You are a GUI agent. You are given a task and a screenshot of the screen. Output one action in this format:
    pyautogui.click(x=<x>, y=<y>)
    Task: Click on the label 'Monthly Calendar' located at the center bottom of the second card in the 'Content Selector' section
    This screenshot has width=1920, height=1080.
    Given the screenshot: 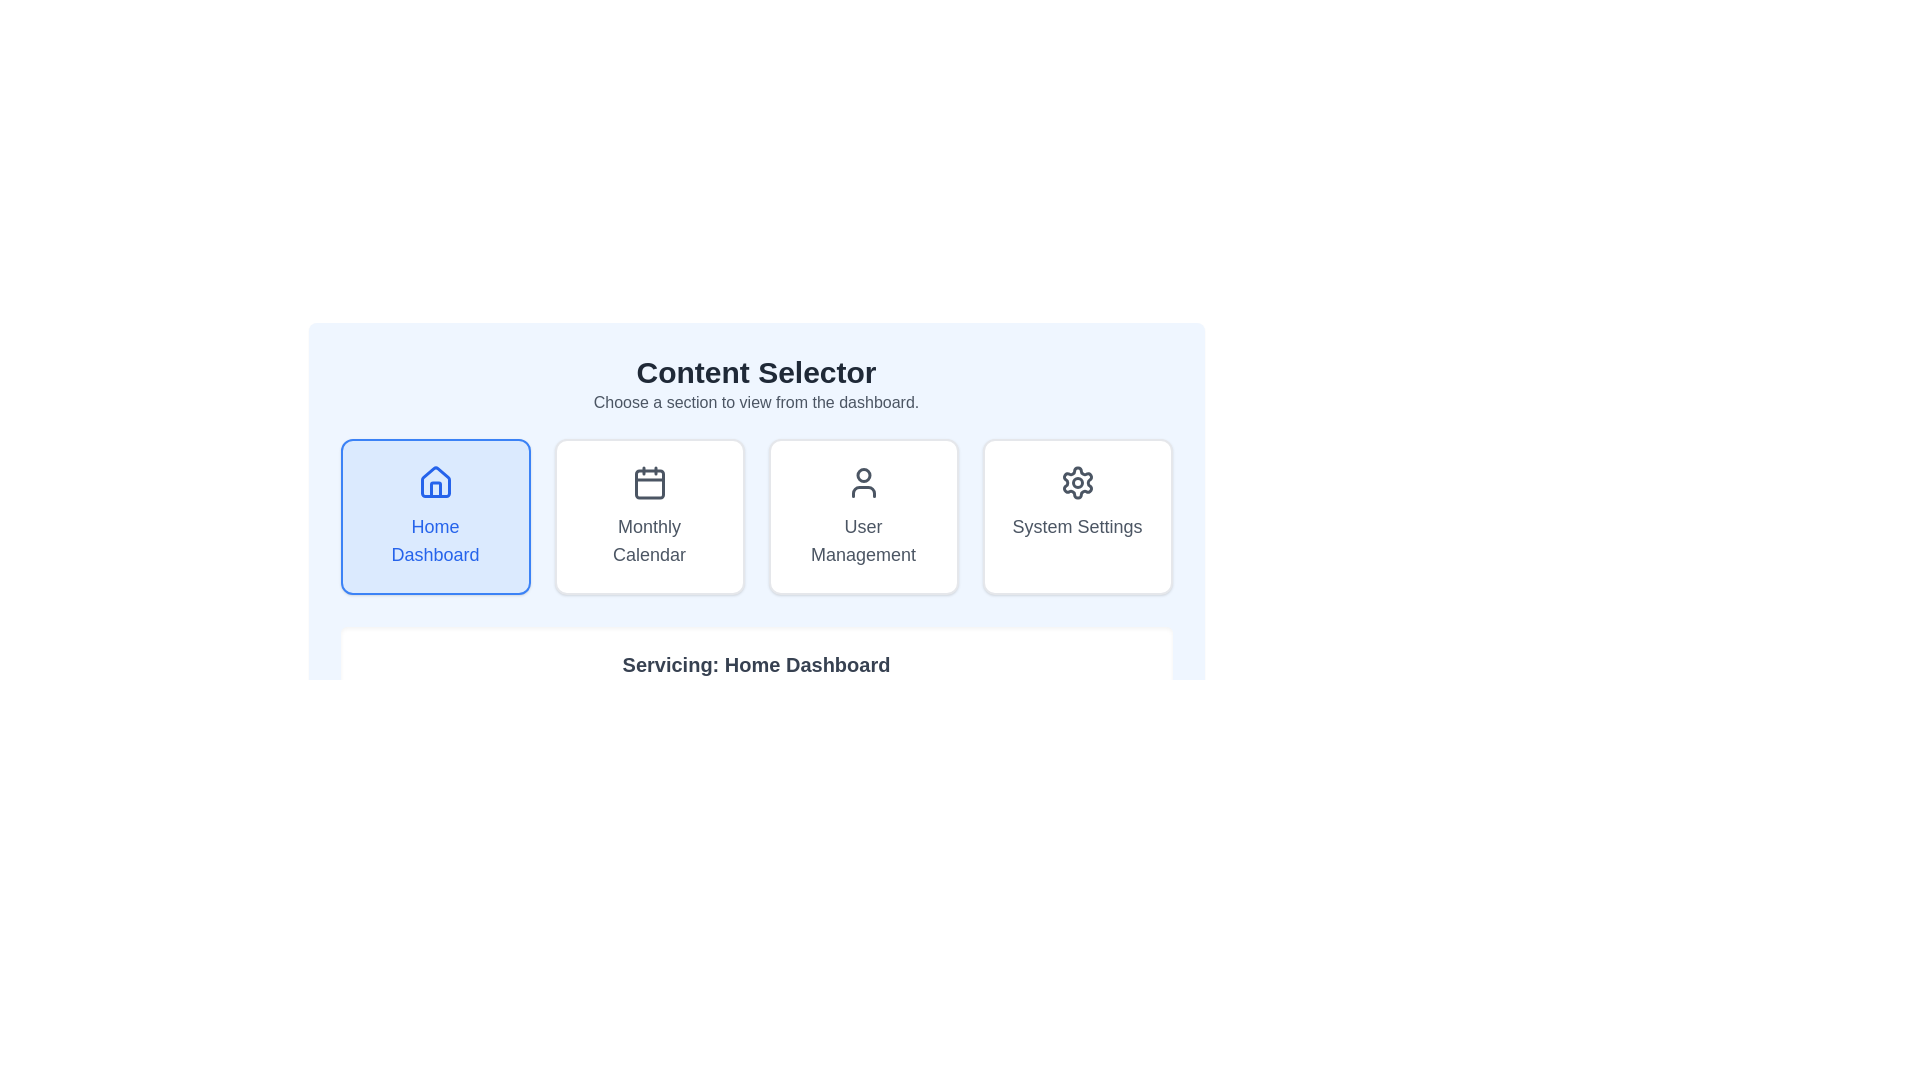 What is the action you would take?
    pyautogui.click(x=649, y=540)
    